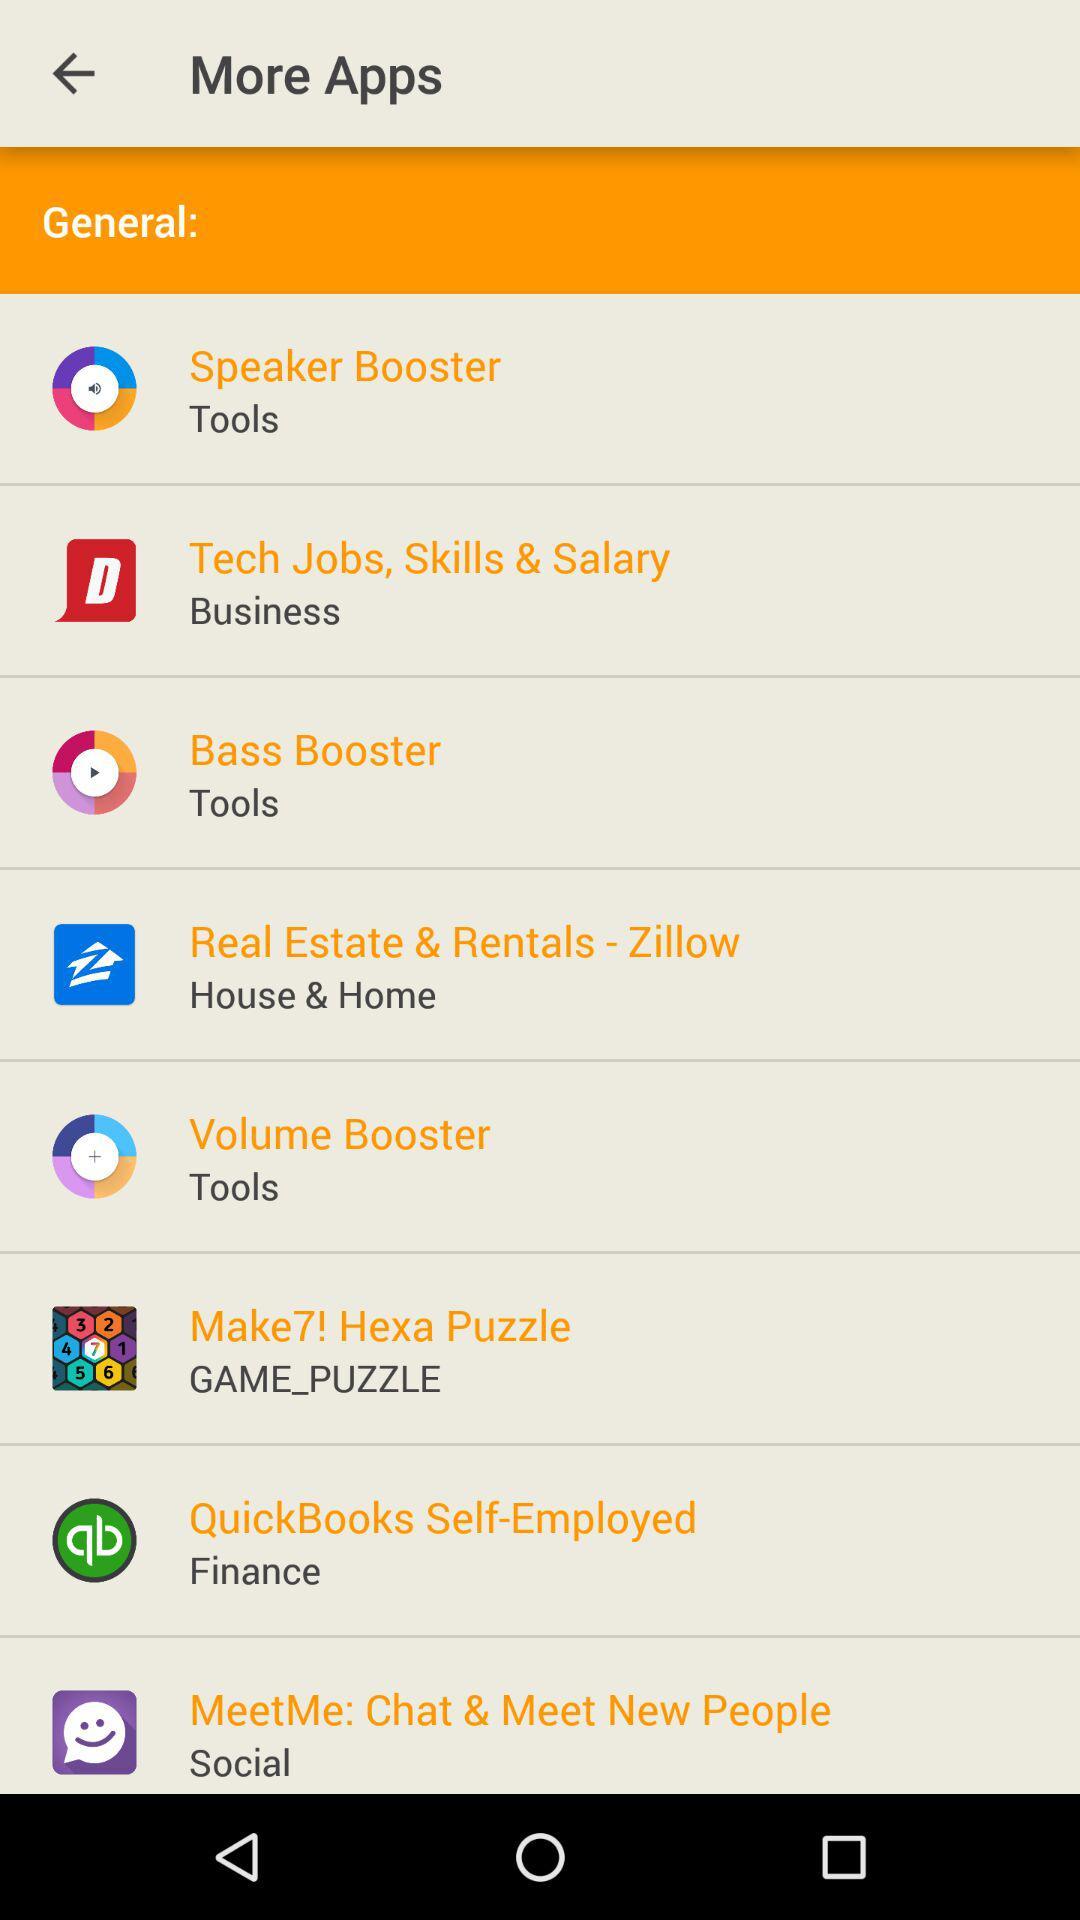 This screenshot has height=1920, width=1080. What do you see at coordinates (428, 556) in the screenshot?
I see `the item above business item` at bounding box center [428, 556].